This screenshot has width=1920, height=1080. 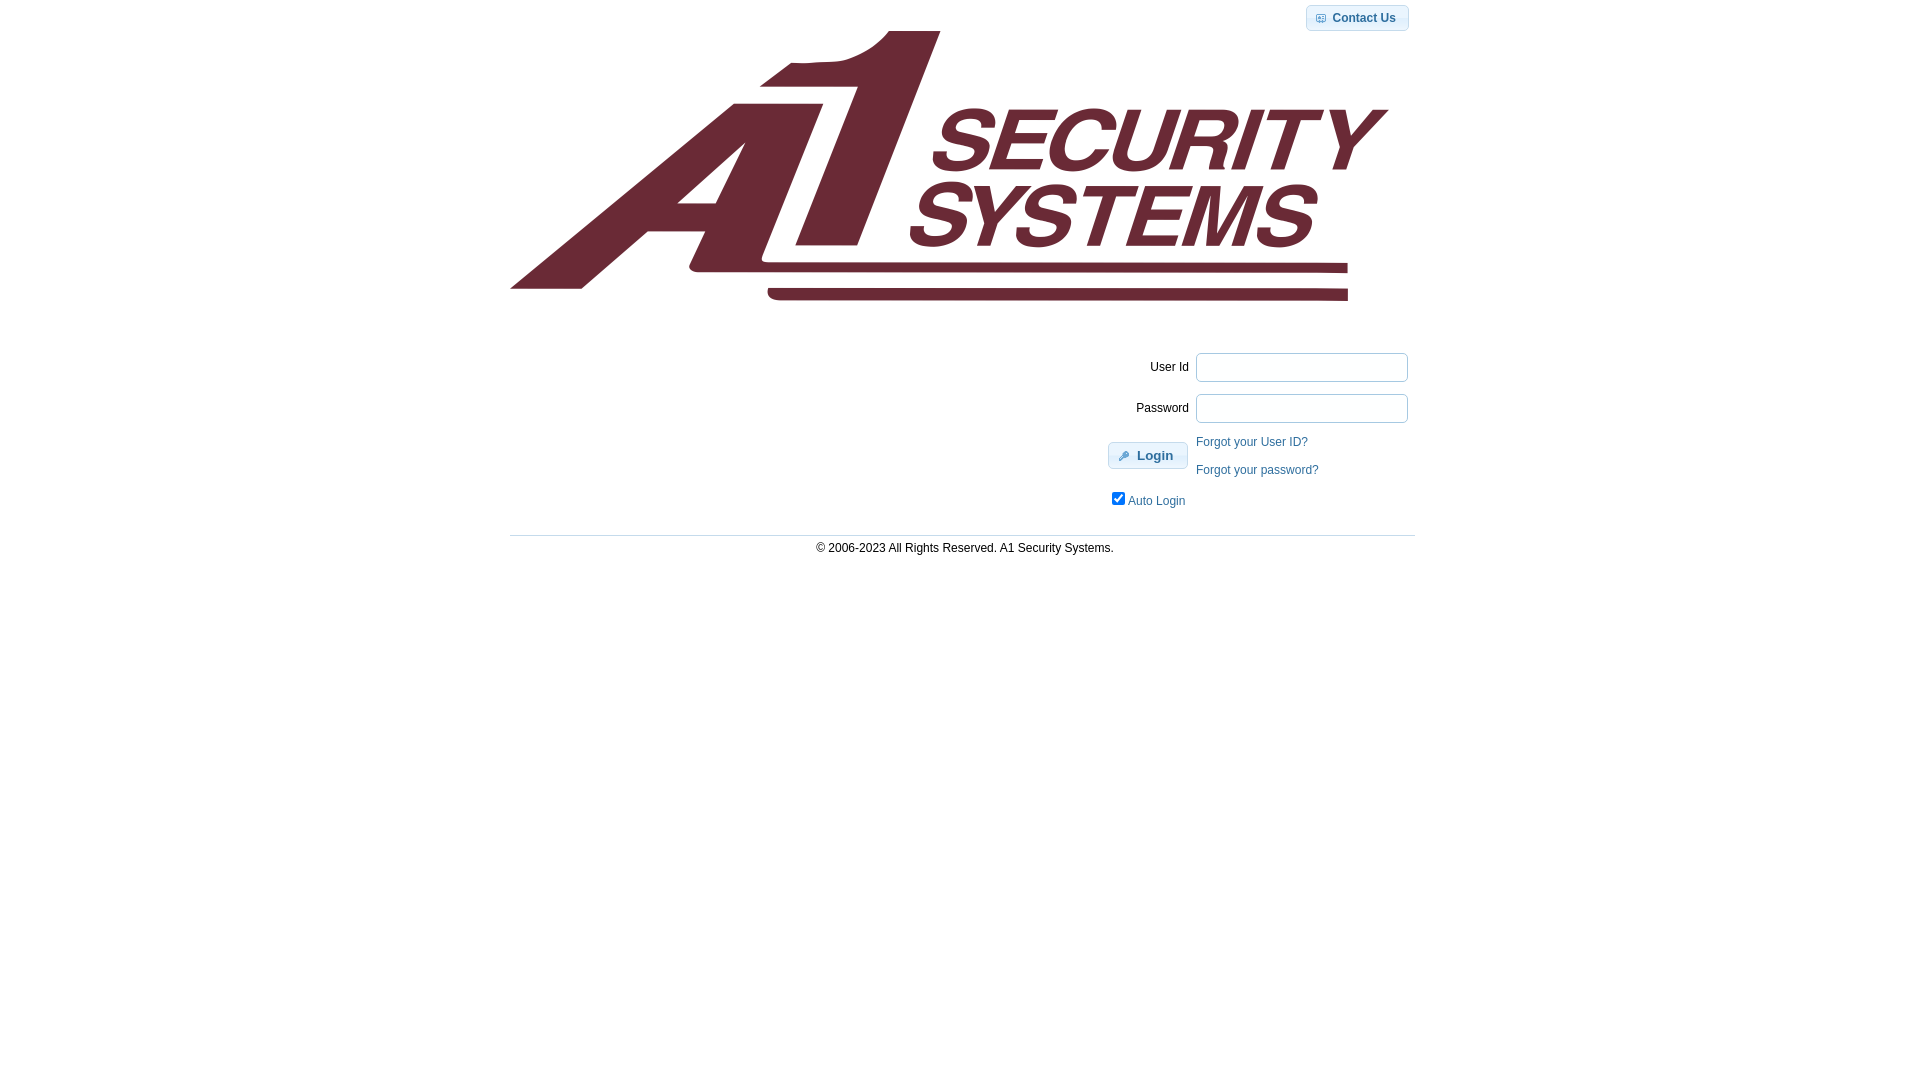 What do you see at coordinates (1357, 18) in the screenshot?
I see `'Contact Us'` at bounding box center [1357, 18].